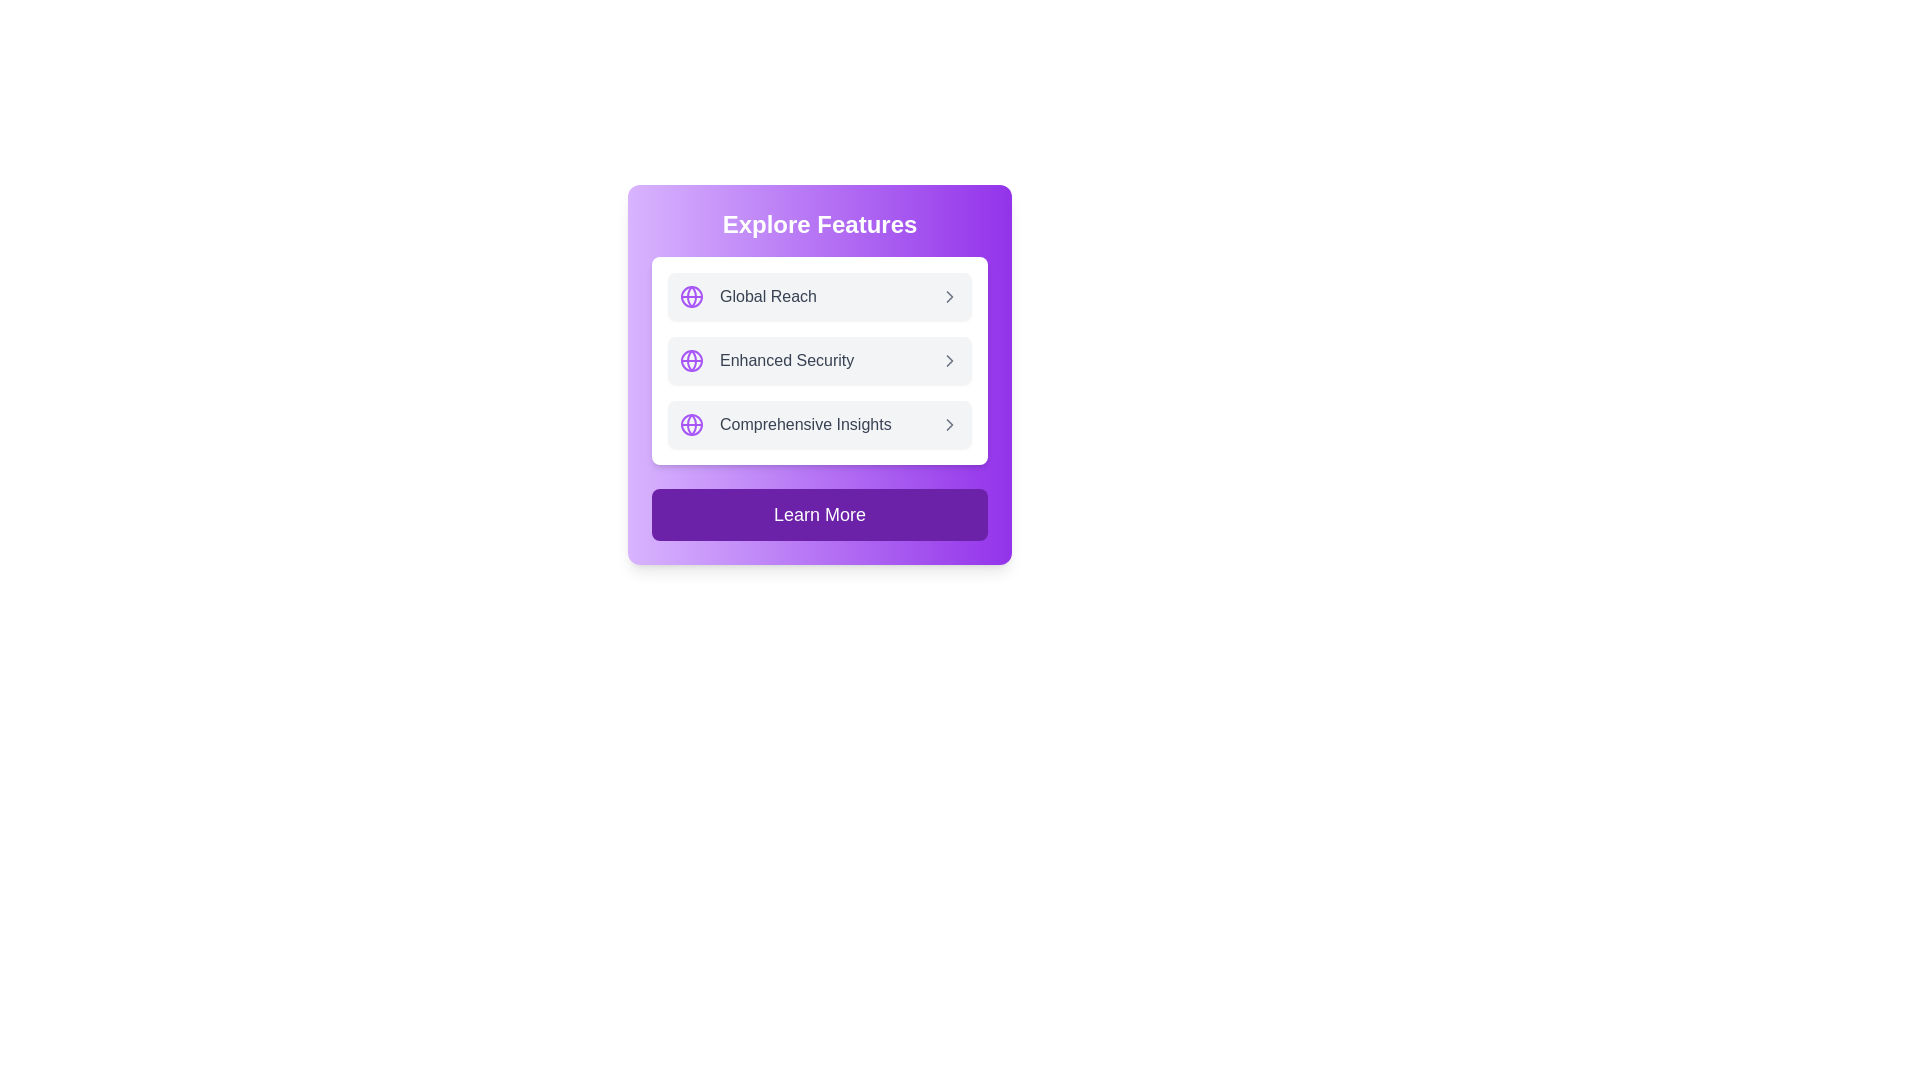 This screenshot has width=1920, height=1080. Describe the element at coordinates (949, 297) in the screenshot. I see `the navigational icon associated with the 'Global Reach' label` at that location.